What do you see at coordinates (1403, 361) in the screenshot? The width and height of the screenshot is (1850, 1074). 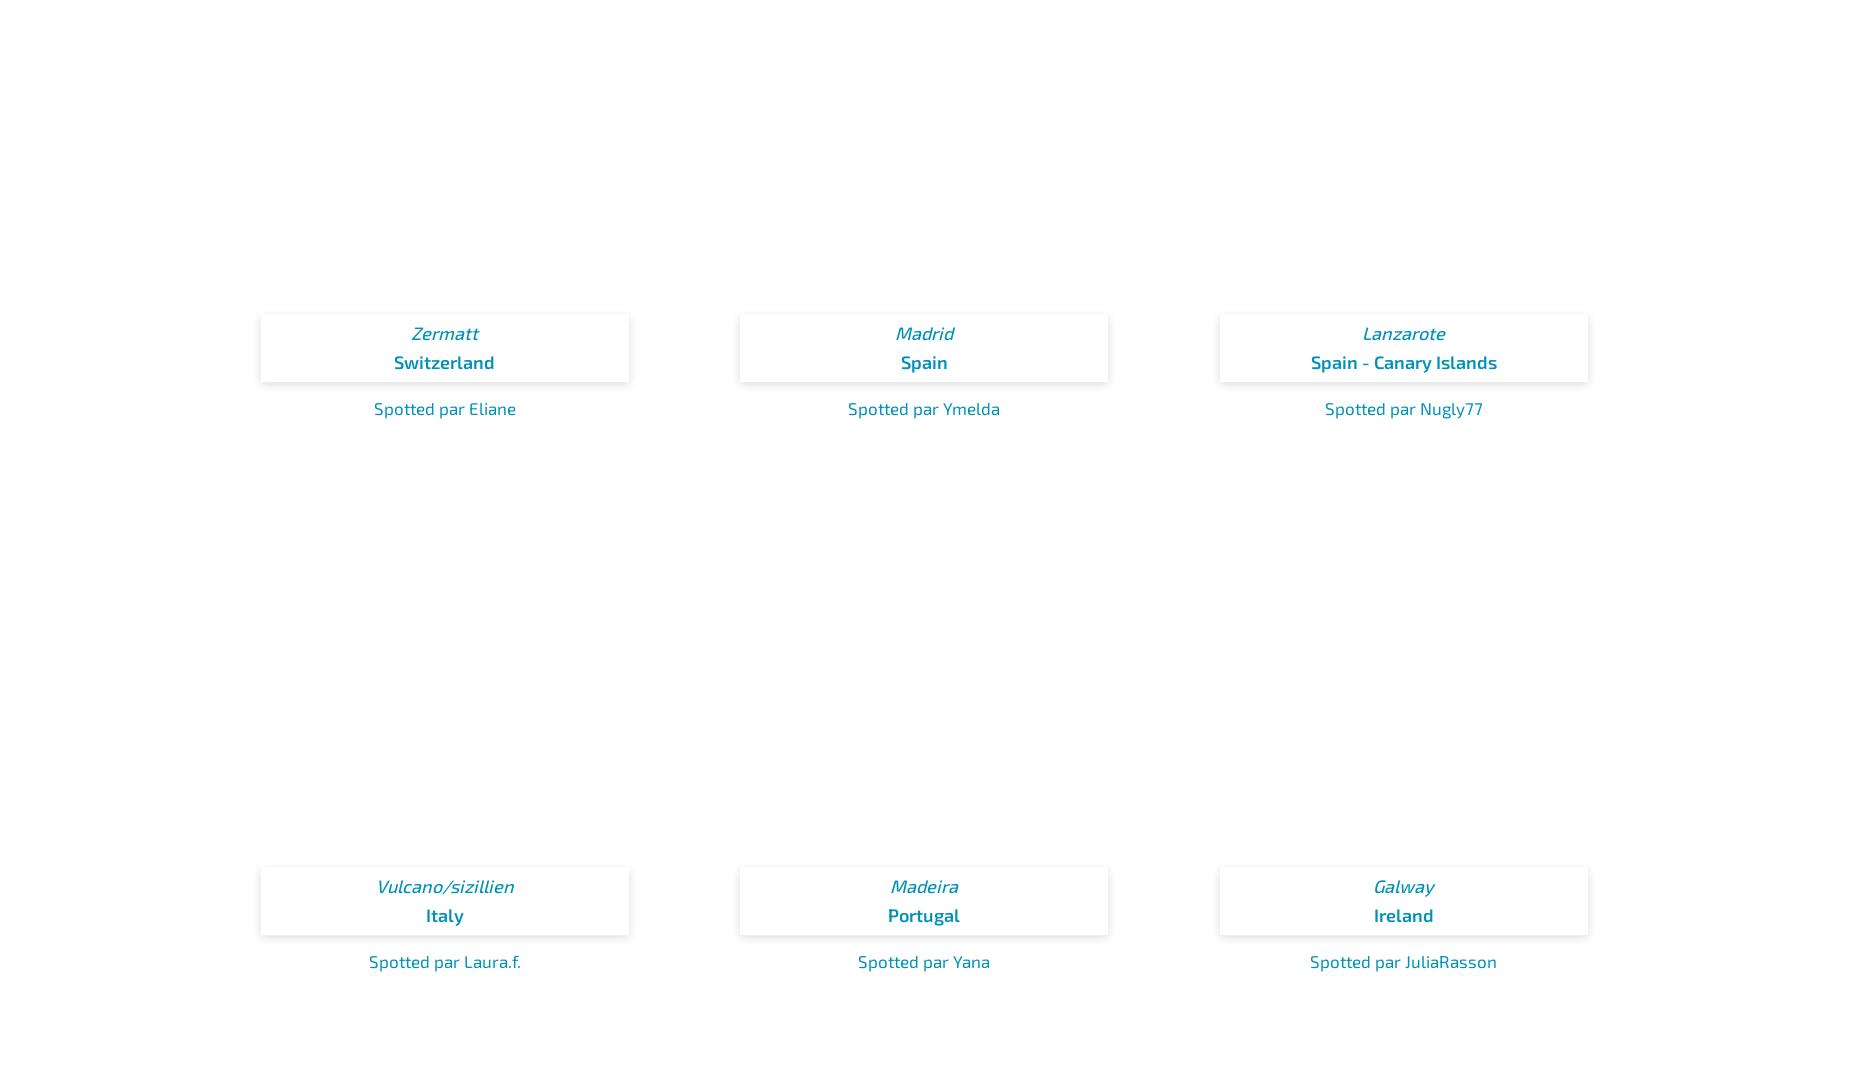 I see `'Spain - Canary Islands'` at bounding box center [1403, 361].